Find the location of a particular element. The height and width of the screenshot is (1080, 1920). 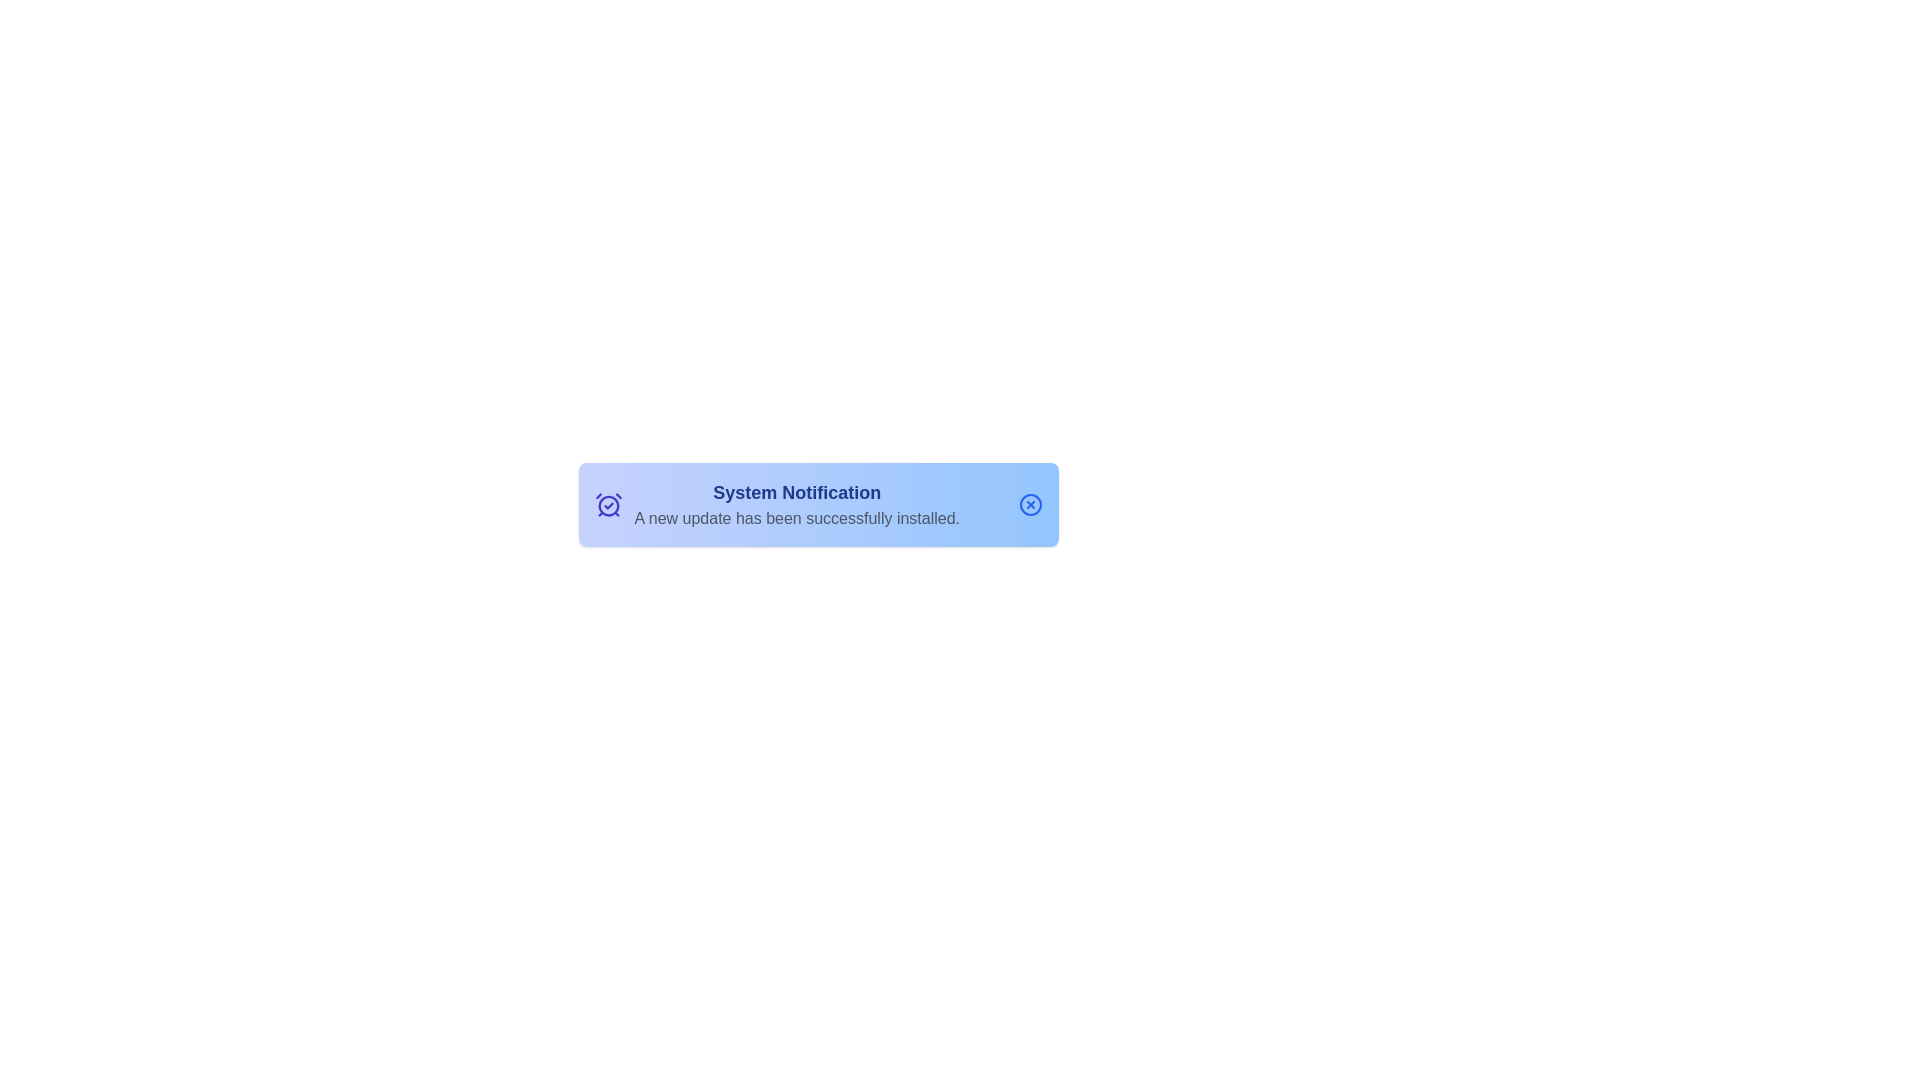

the close icon button at the far right end of the 'System Notification' box is located at coordinates (1030, 504).